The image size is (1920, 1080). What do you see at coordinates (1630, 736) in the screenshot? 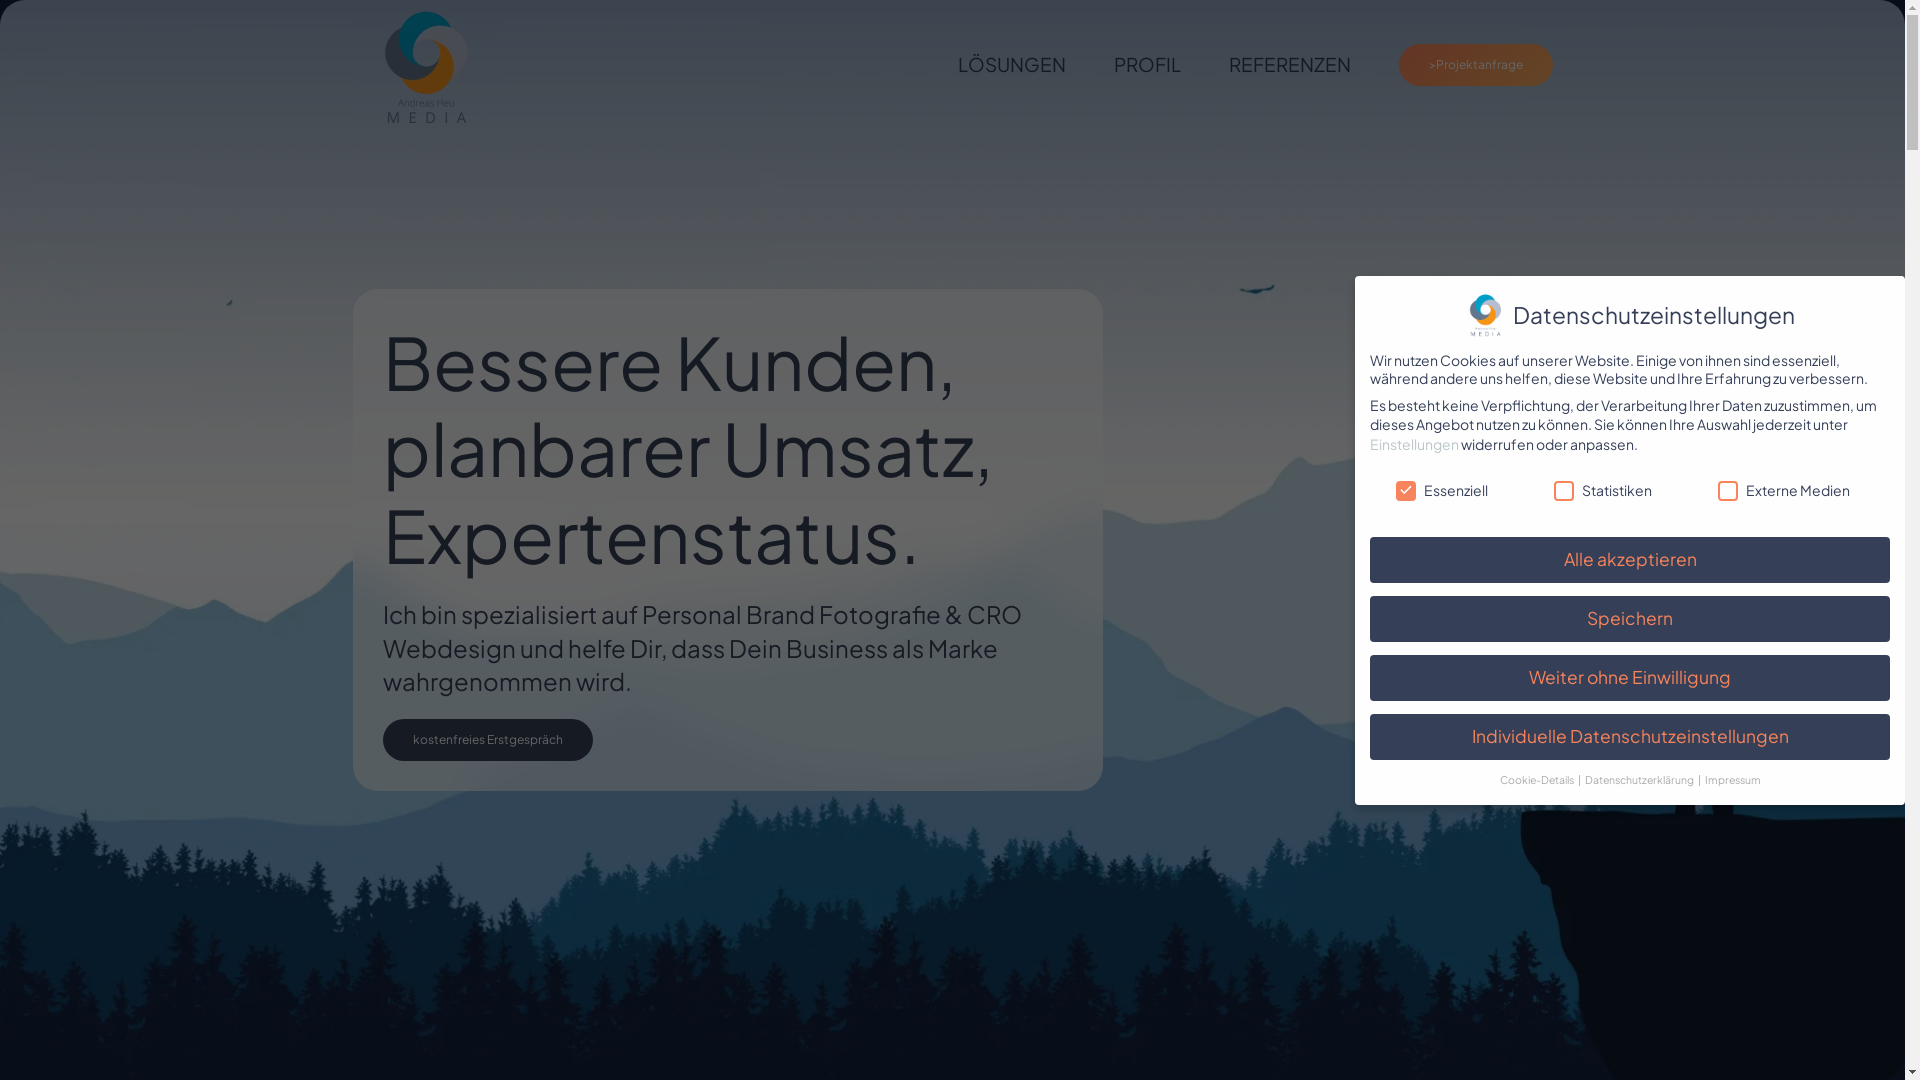
I see `'Individuelle Datenschutzeinstellungen'` at bounding box center [1630, 736].